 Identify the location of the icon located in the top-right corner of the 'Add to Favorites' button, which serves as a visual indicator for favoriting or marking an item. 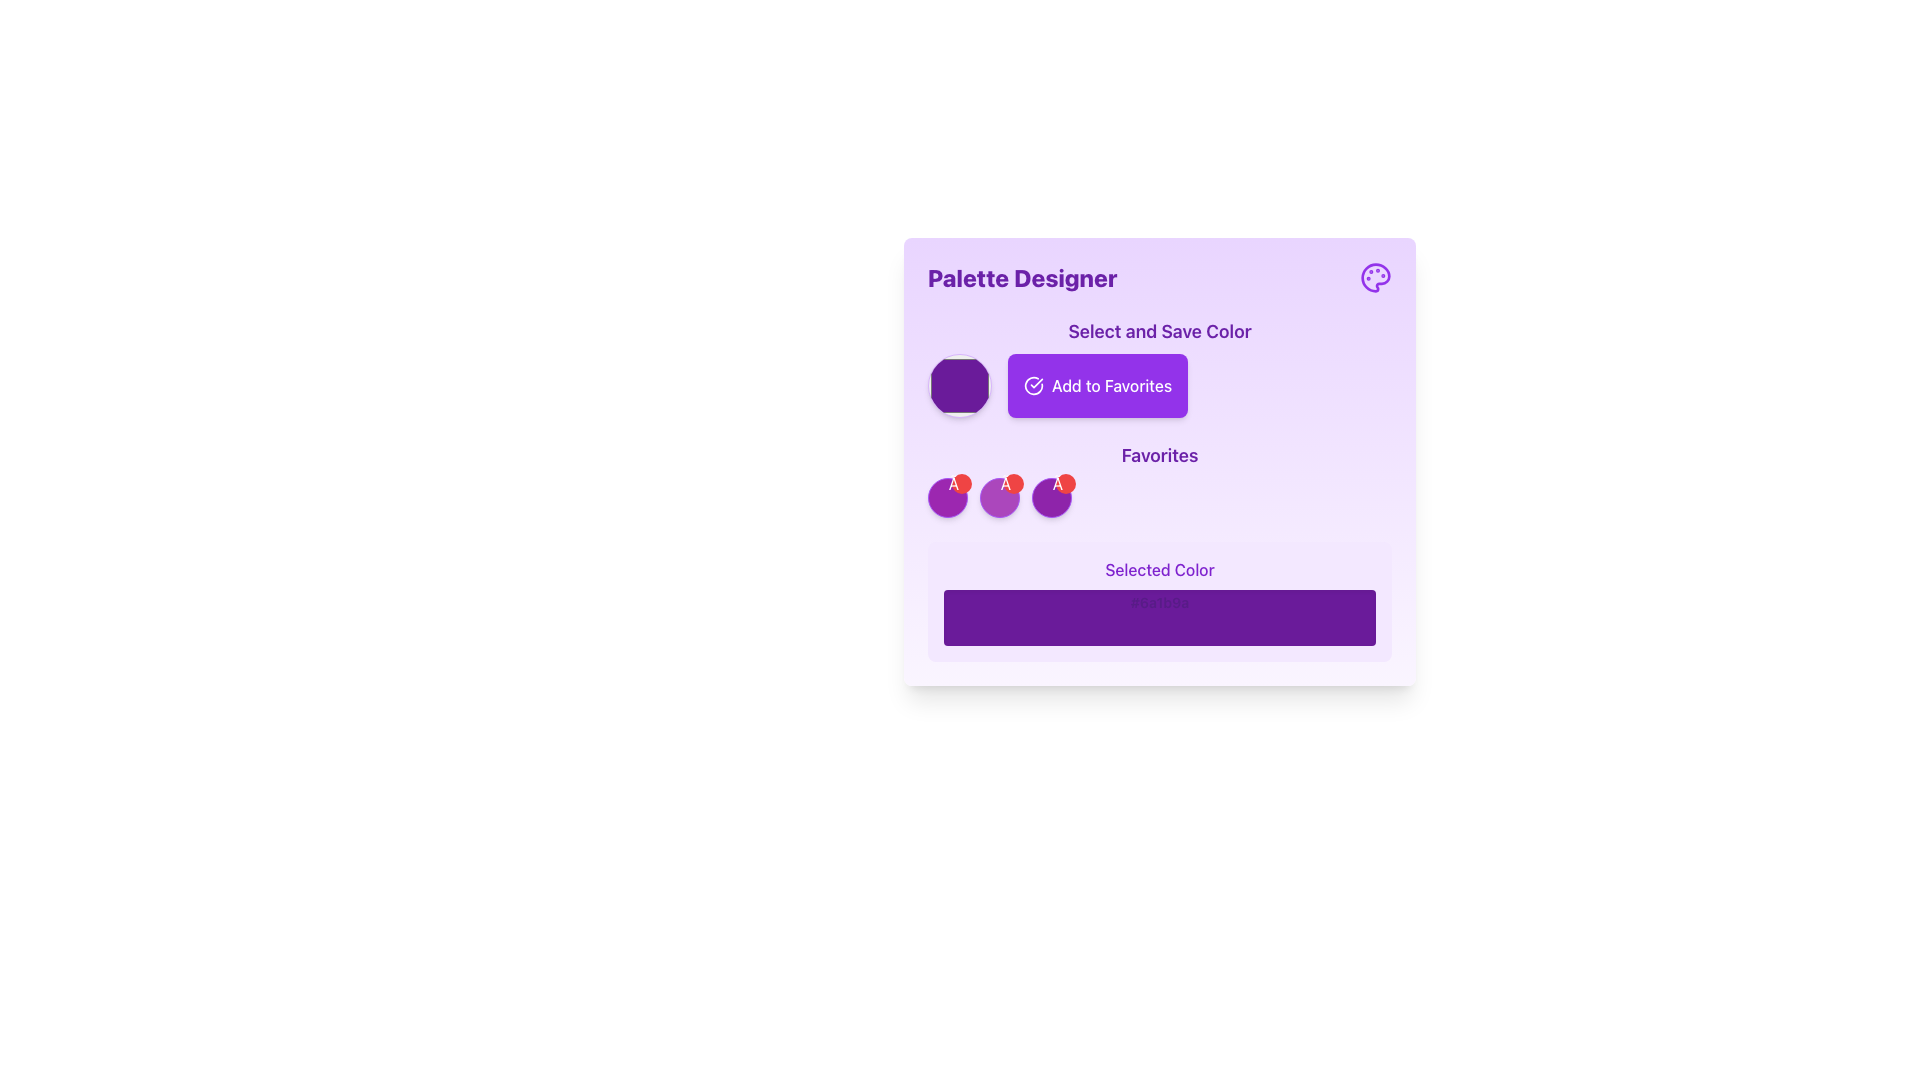
(1033, 385).